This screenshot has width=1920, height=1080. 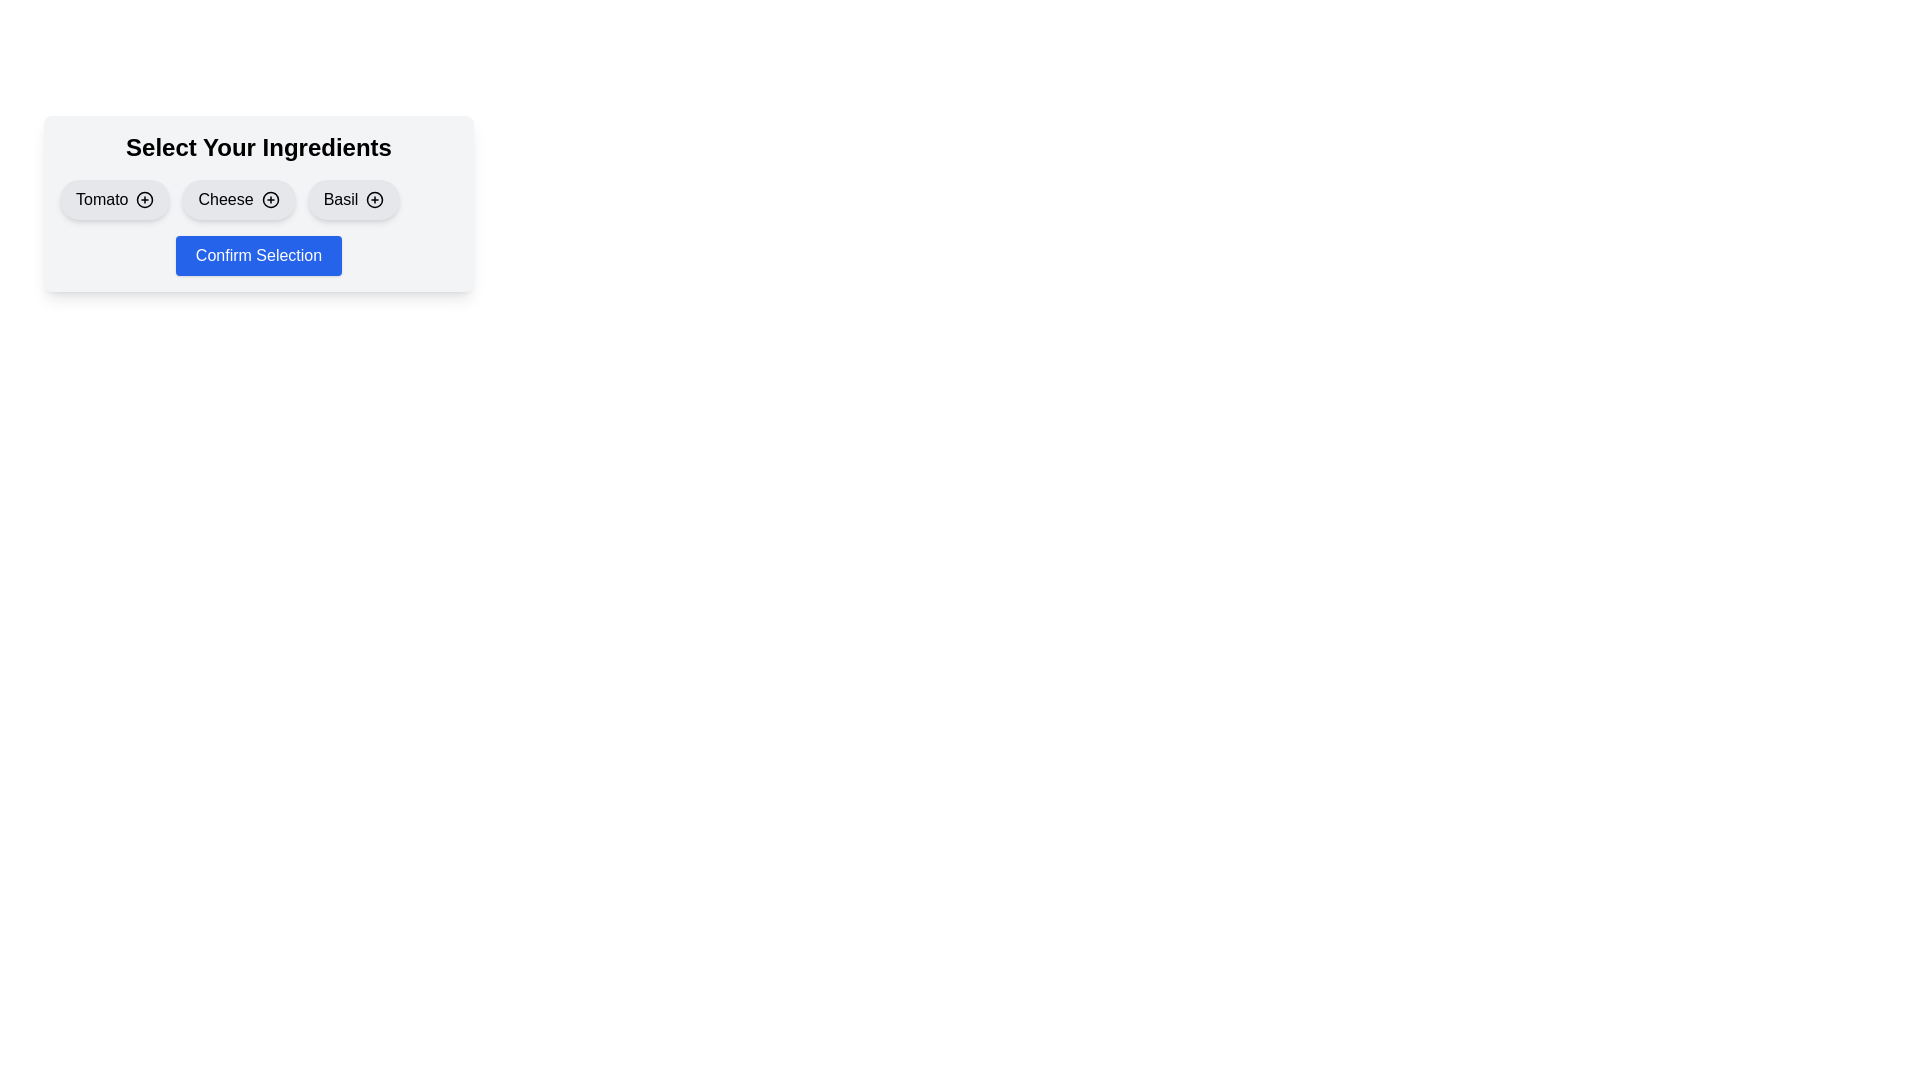 What do you see at coordinates (258, 254) in the screenshot?
I see `the 'Confirm Selection' button to confirm the ingredient selection` at bounding box center [258, 254].